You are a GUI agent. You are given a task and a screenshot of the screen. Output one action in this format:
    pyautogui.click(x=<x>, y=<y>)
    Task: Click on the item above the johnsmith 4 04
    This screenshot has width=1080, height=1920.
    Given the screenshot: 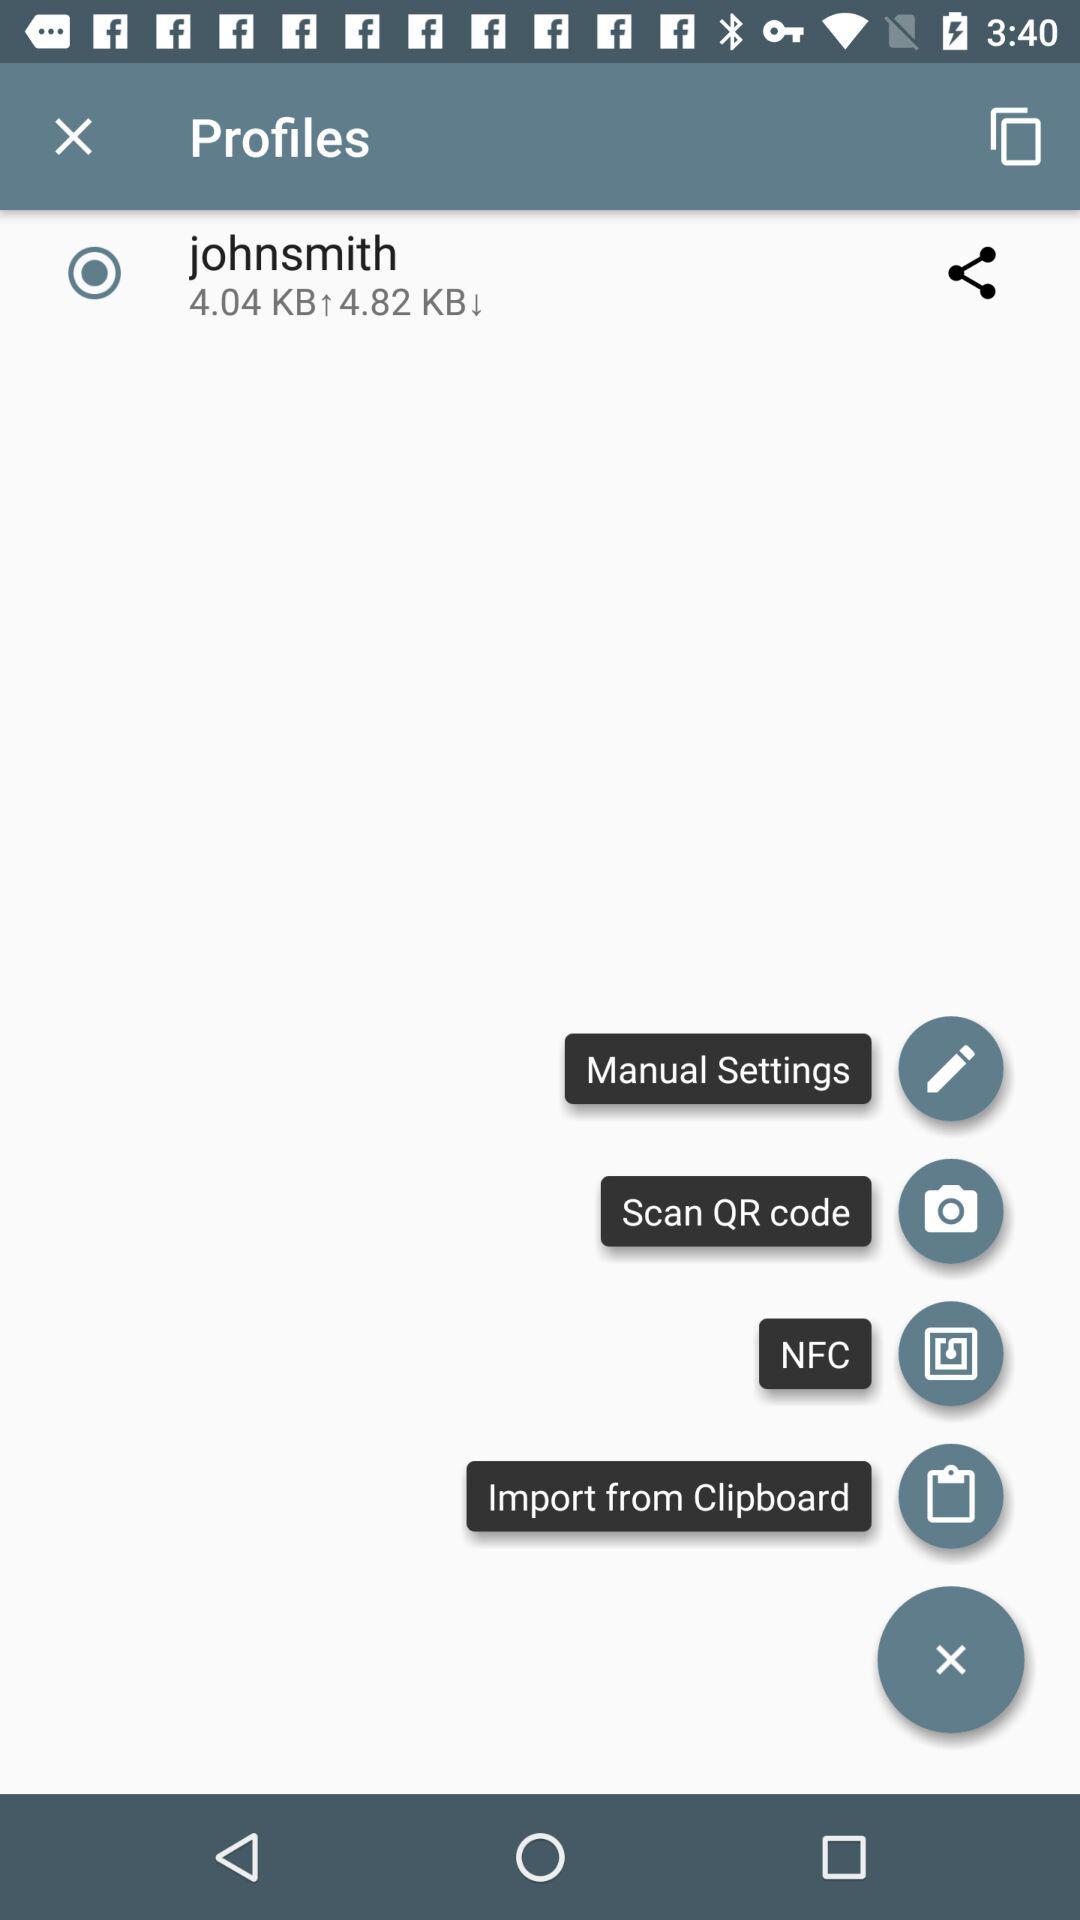 What is the action you would take?
    pyautogui.click(x=72, y=135)
    